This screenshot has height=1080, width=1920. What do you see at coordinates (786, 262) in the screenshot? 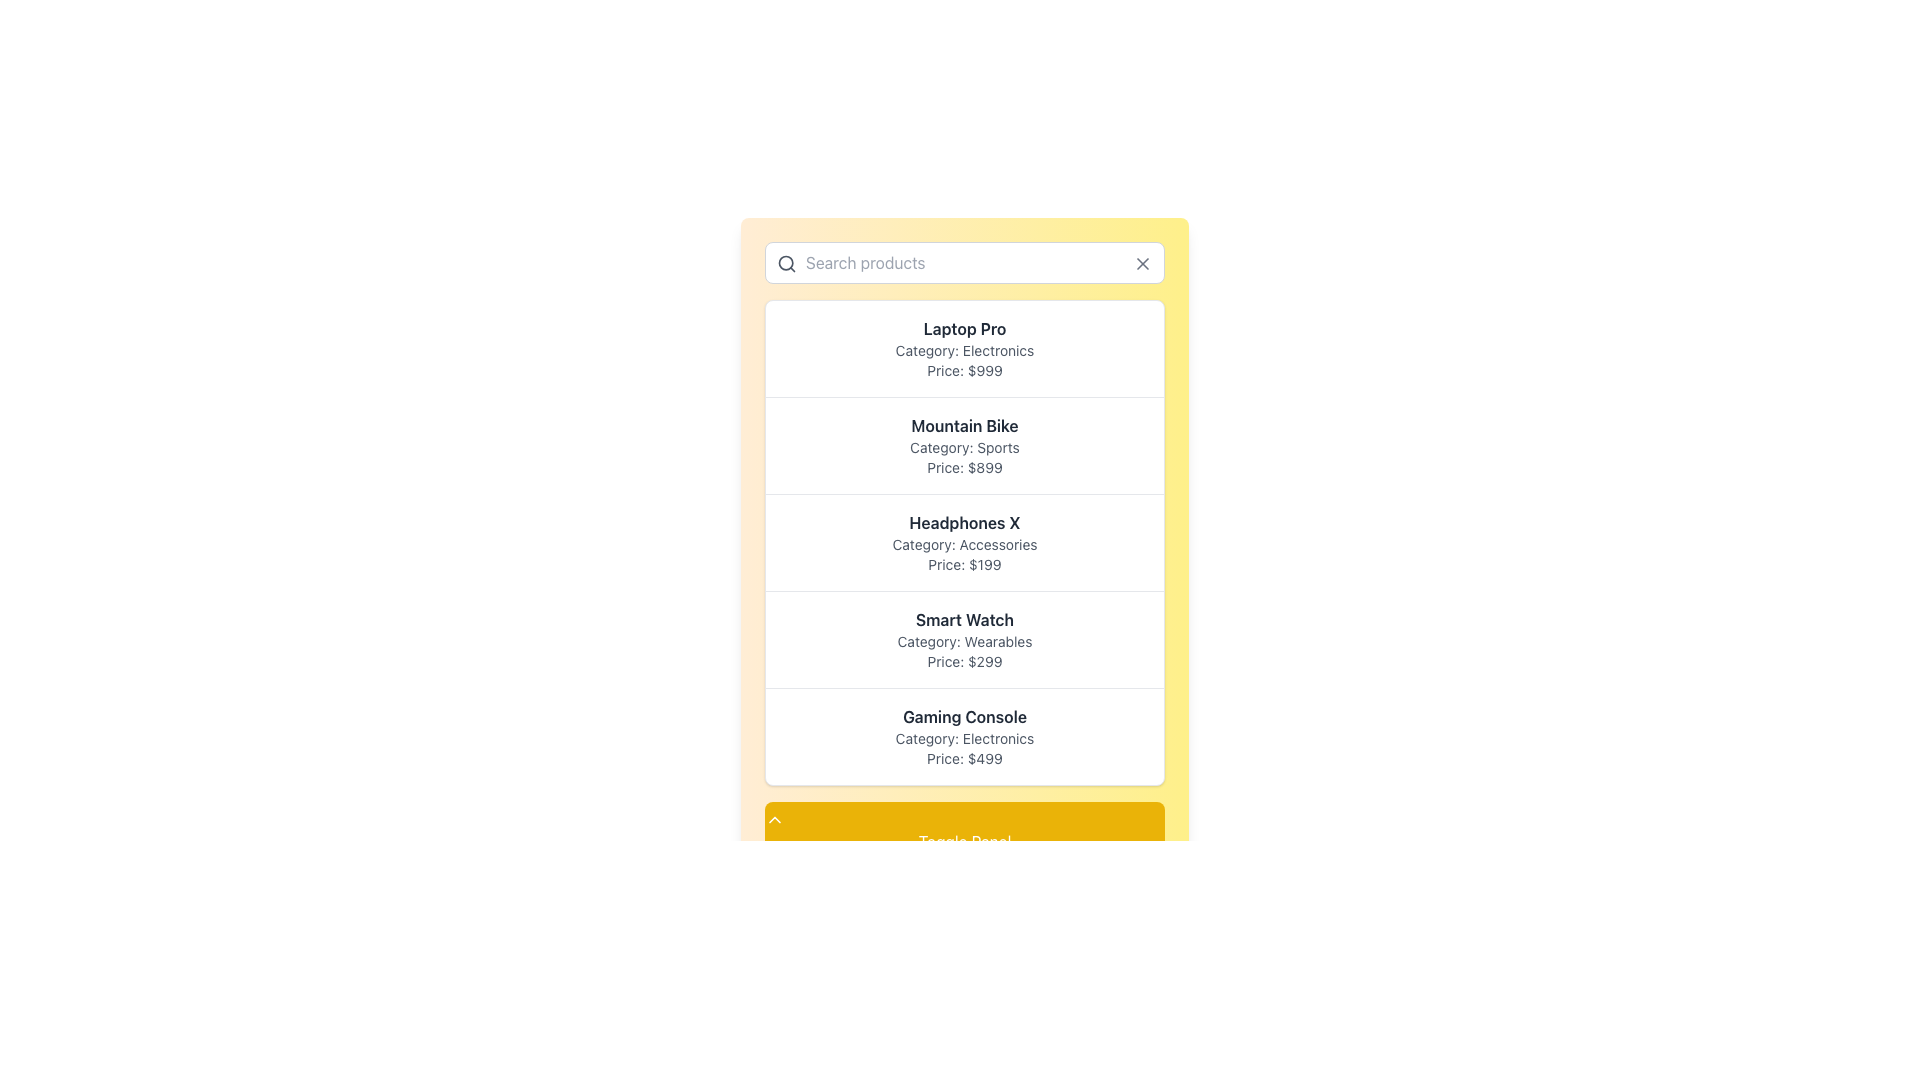
I see `the decorative search icon located at the top-left corner of the search bar, which signifies the search functionality of the input field` at bounding box center [786, 262].